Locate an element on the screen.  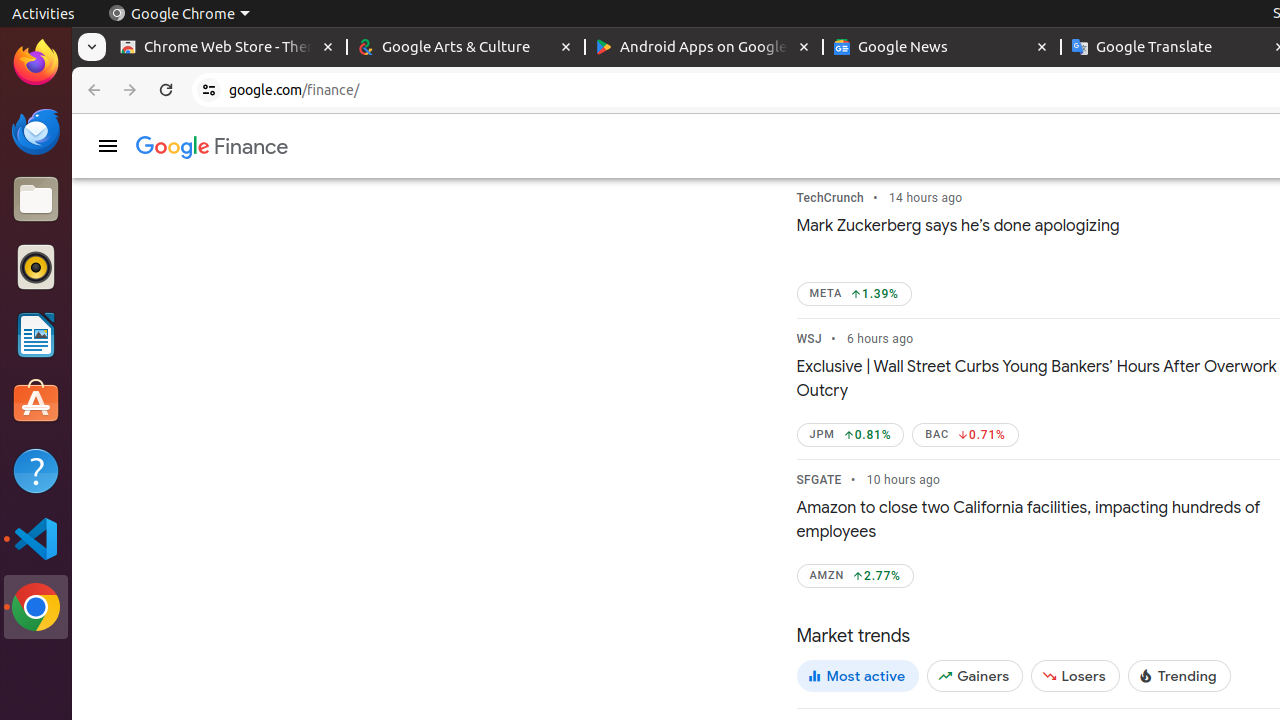
'Files' is located at coordinates (35, 199).